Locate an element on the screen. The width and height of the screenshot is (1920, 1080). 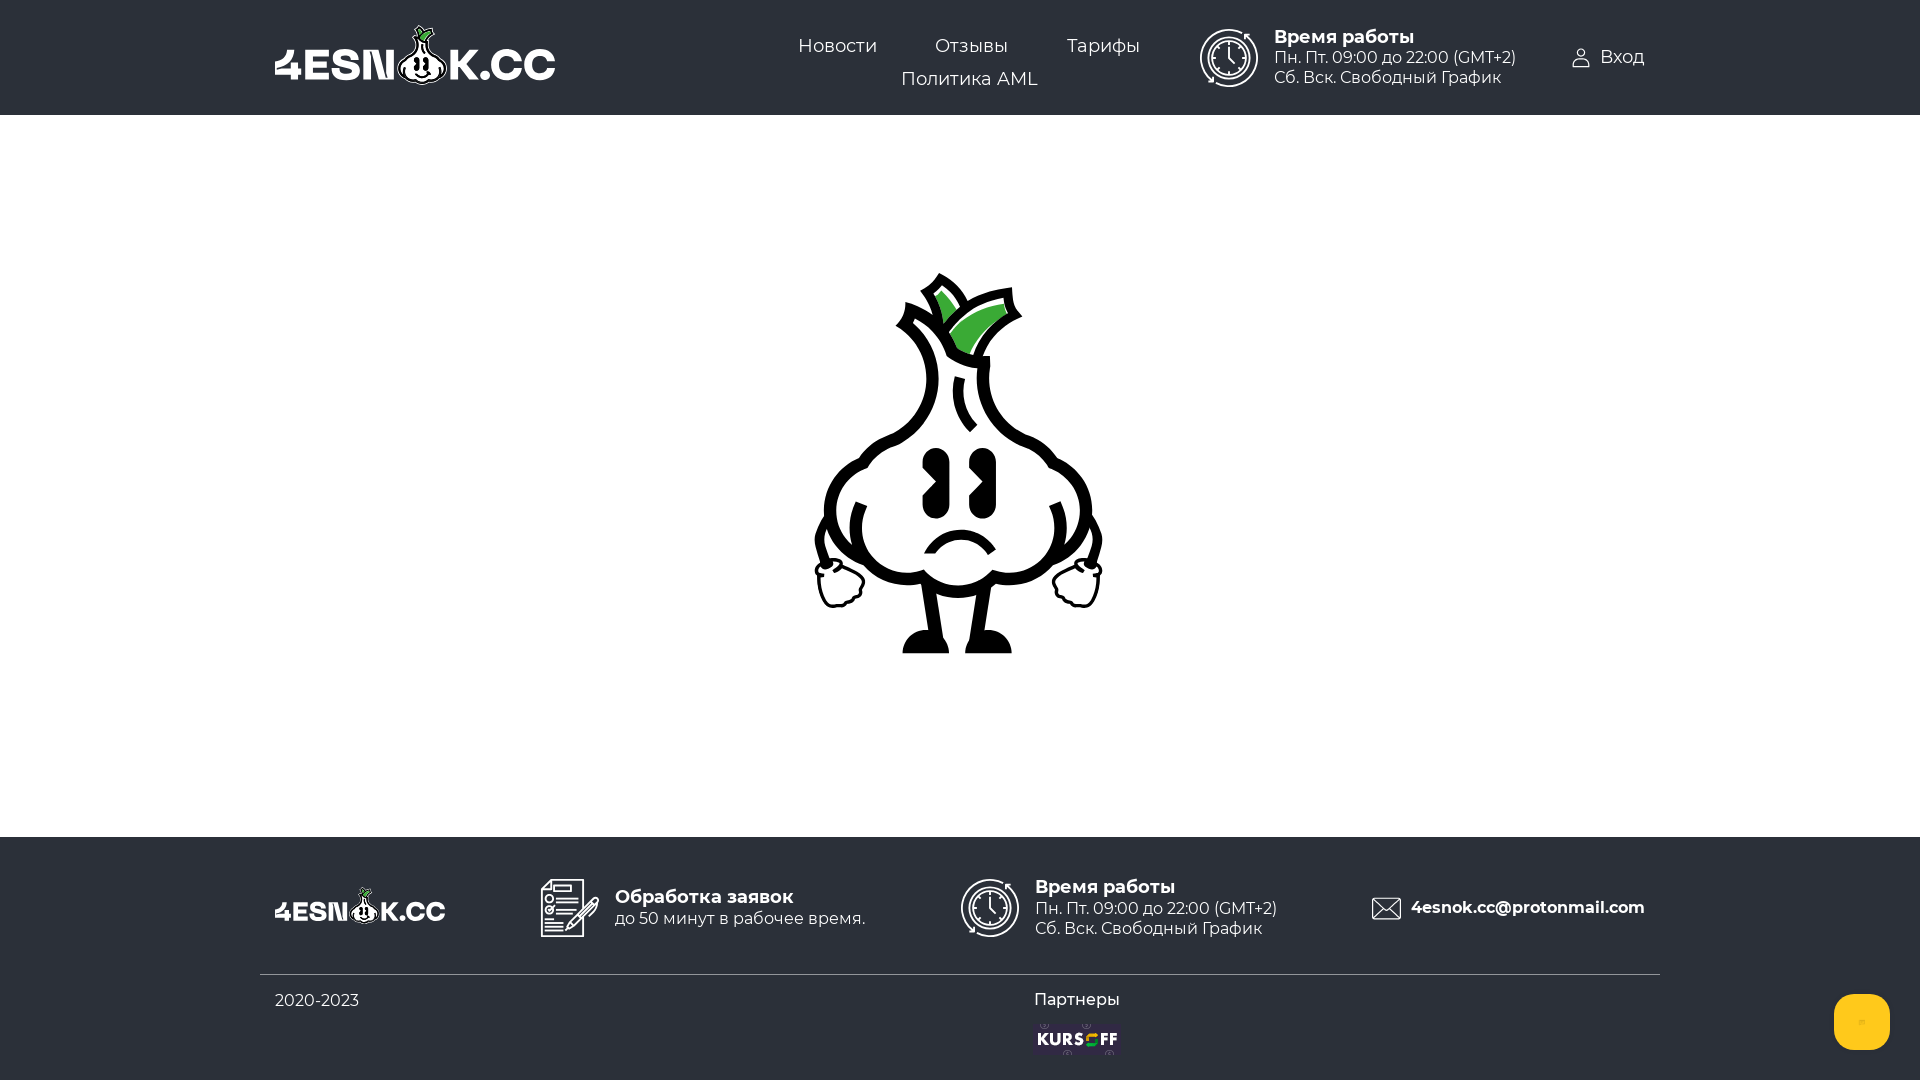
'4esnok.cc@protonmail.com' is located at coordinates (1500, 908).